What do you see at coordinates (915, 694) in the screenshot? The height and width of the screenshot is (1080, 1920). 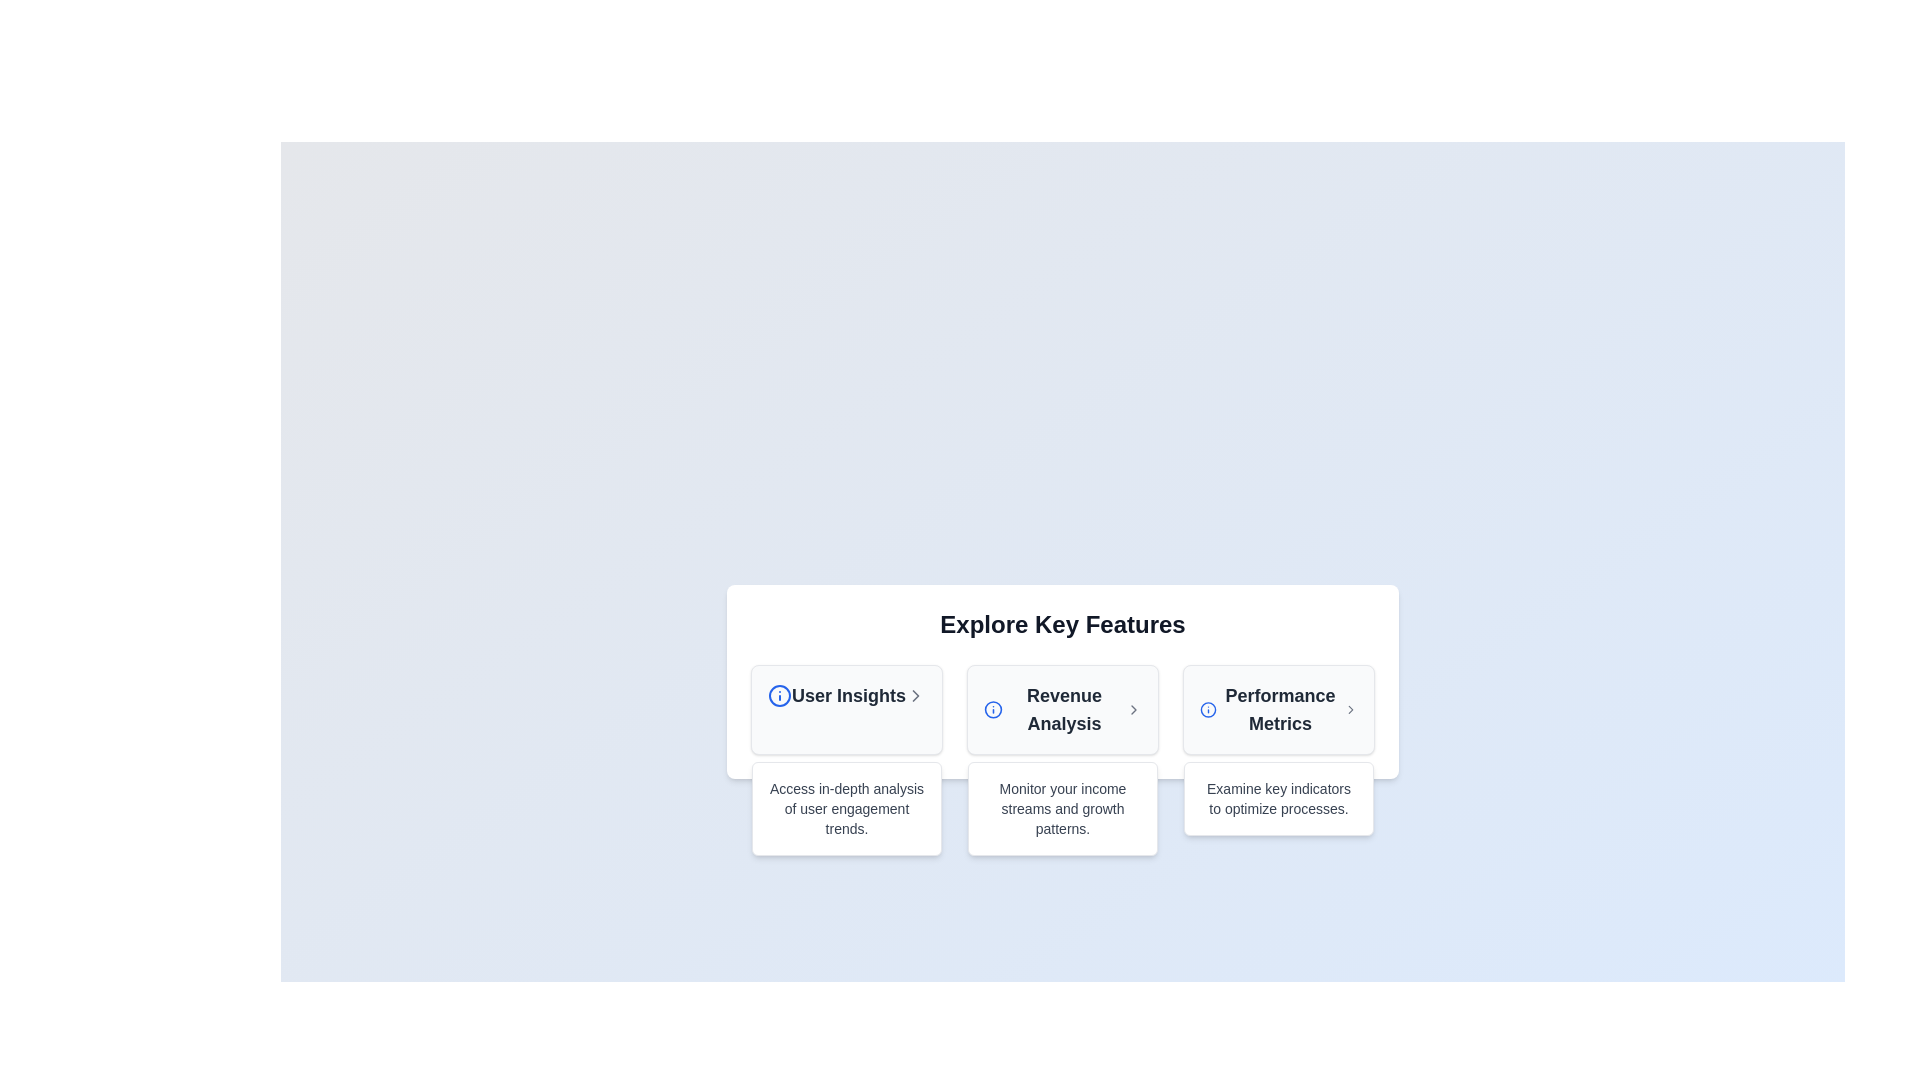 I see `the rightward-pointing chevron icon next to the 'User Insights' text` at bounding box center [915, 694].